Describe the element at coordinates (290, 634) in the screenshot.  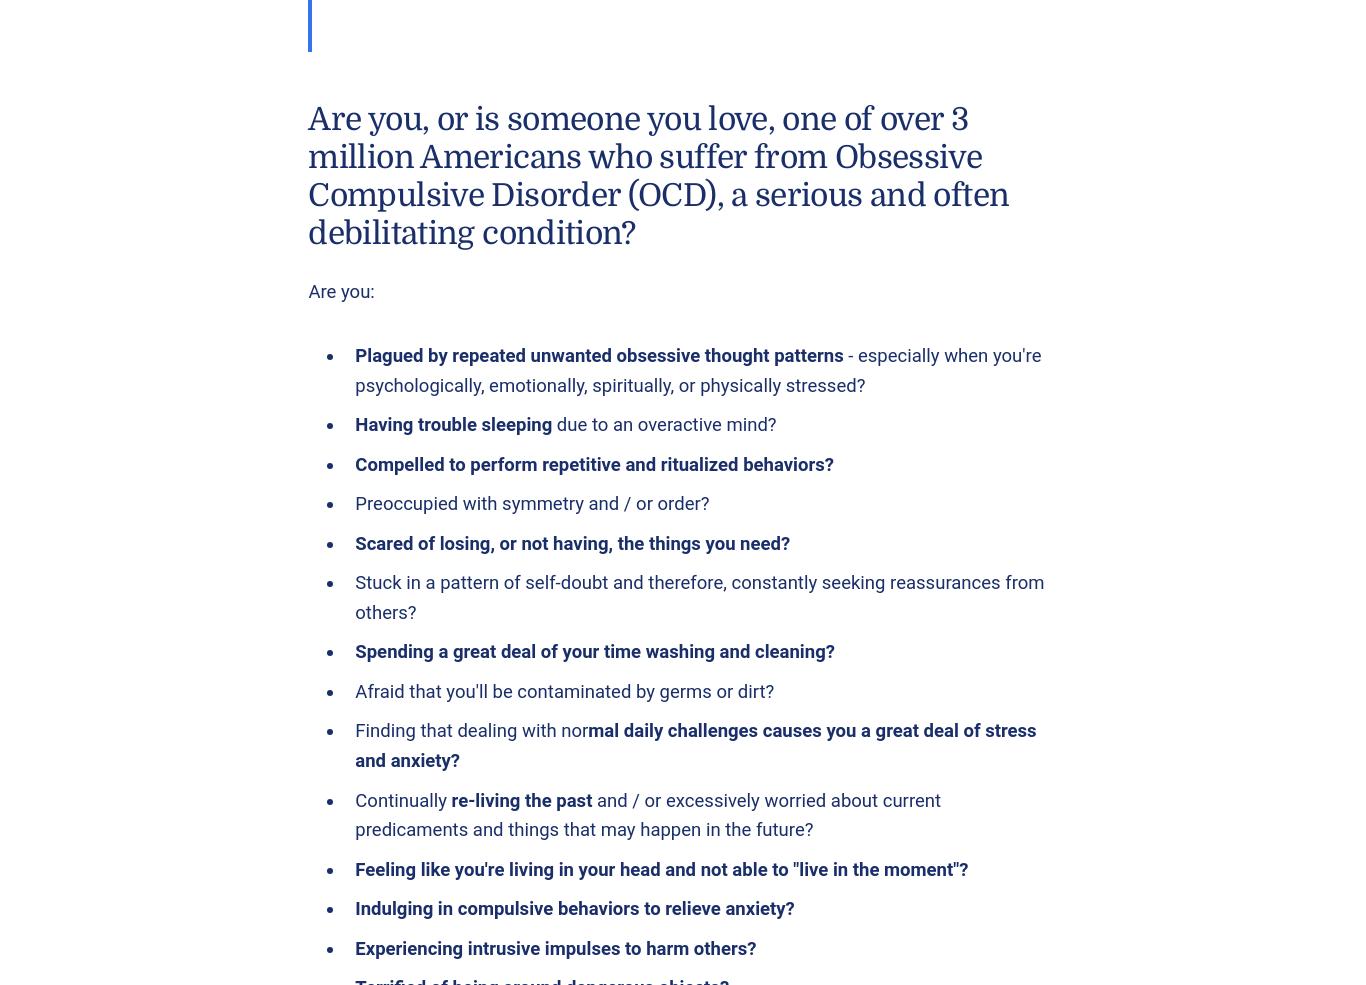
I see `'Web site development by Brian Austin, InternetTIPS.com'` at that location.